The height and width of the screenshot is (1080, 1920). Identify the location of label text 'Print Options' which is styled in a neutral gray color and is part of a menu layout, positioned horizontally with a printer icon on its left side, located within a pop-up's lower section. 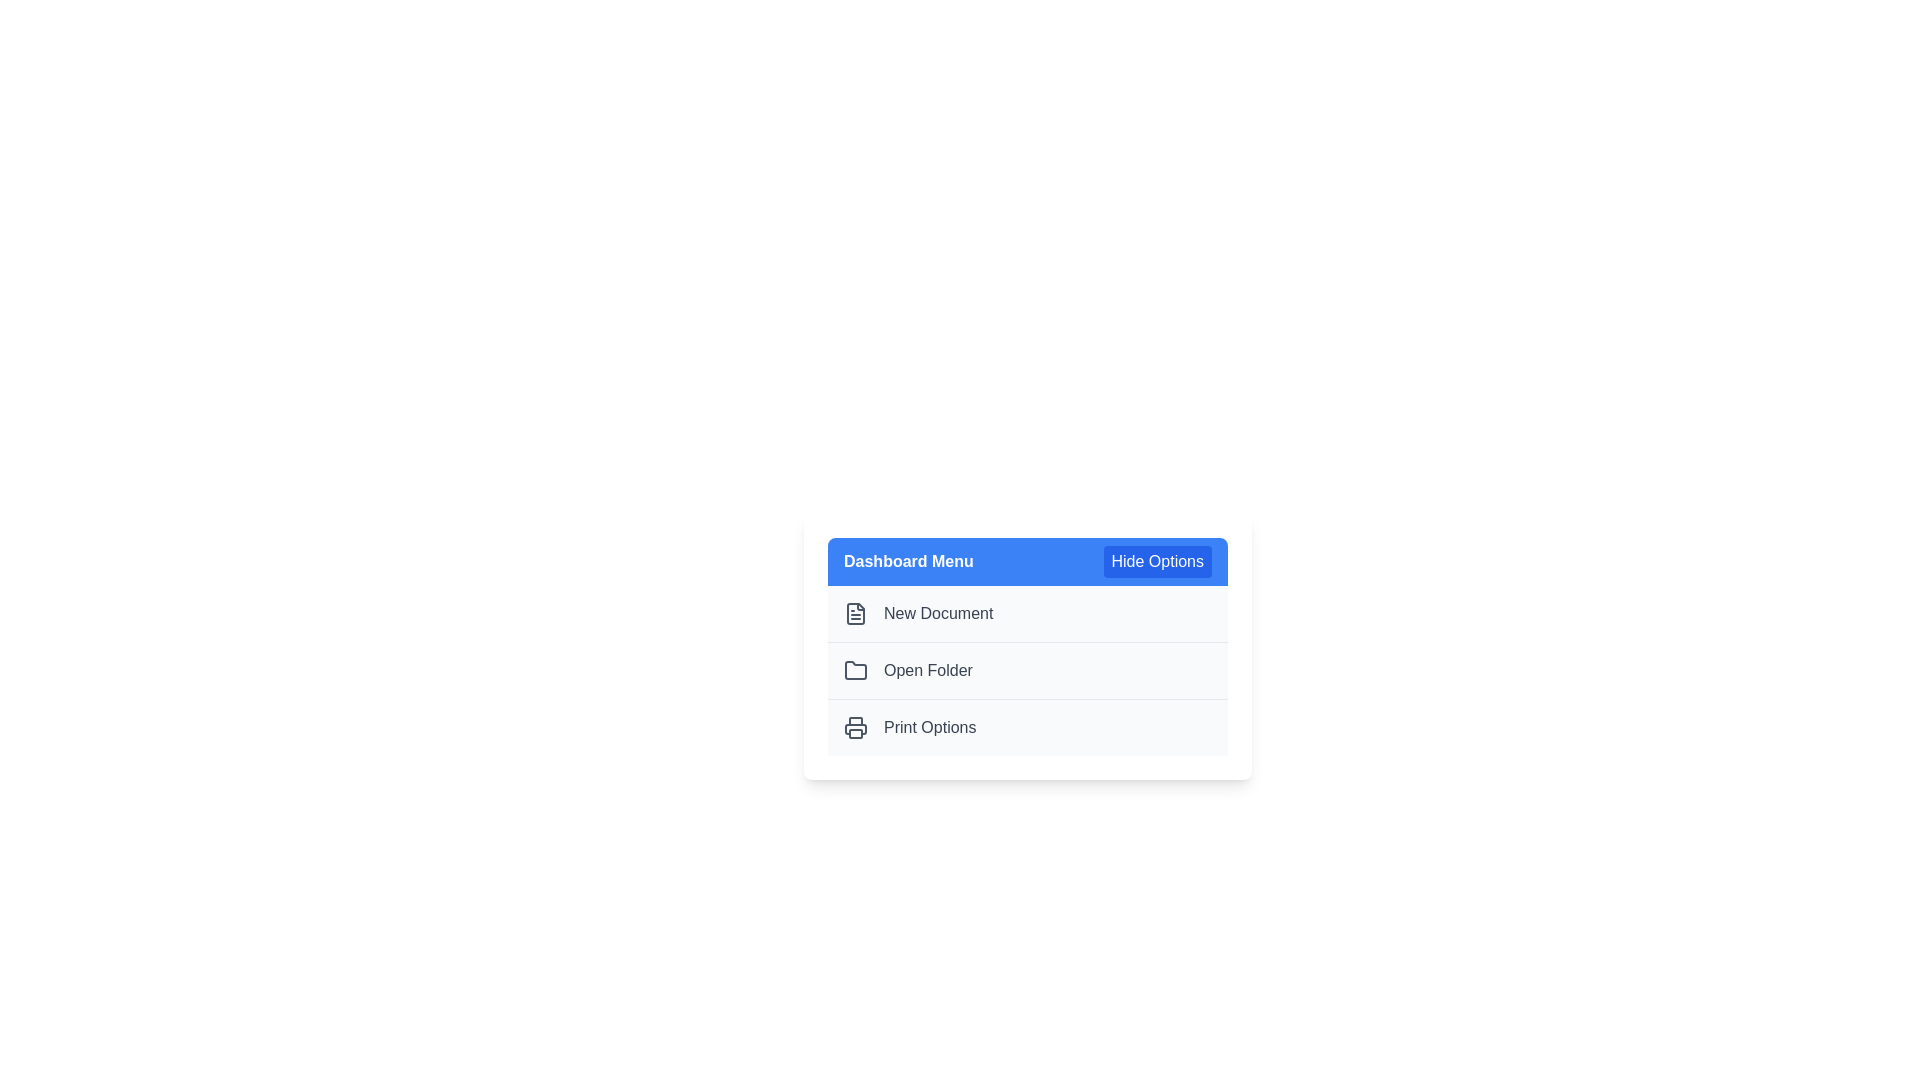
(929, 728).